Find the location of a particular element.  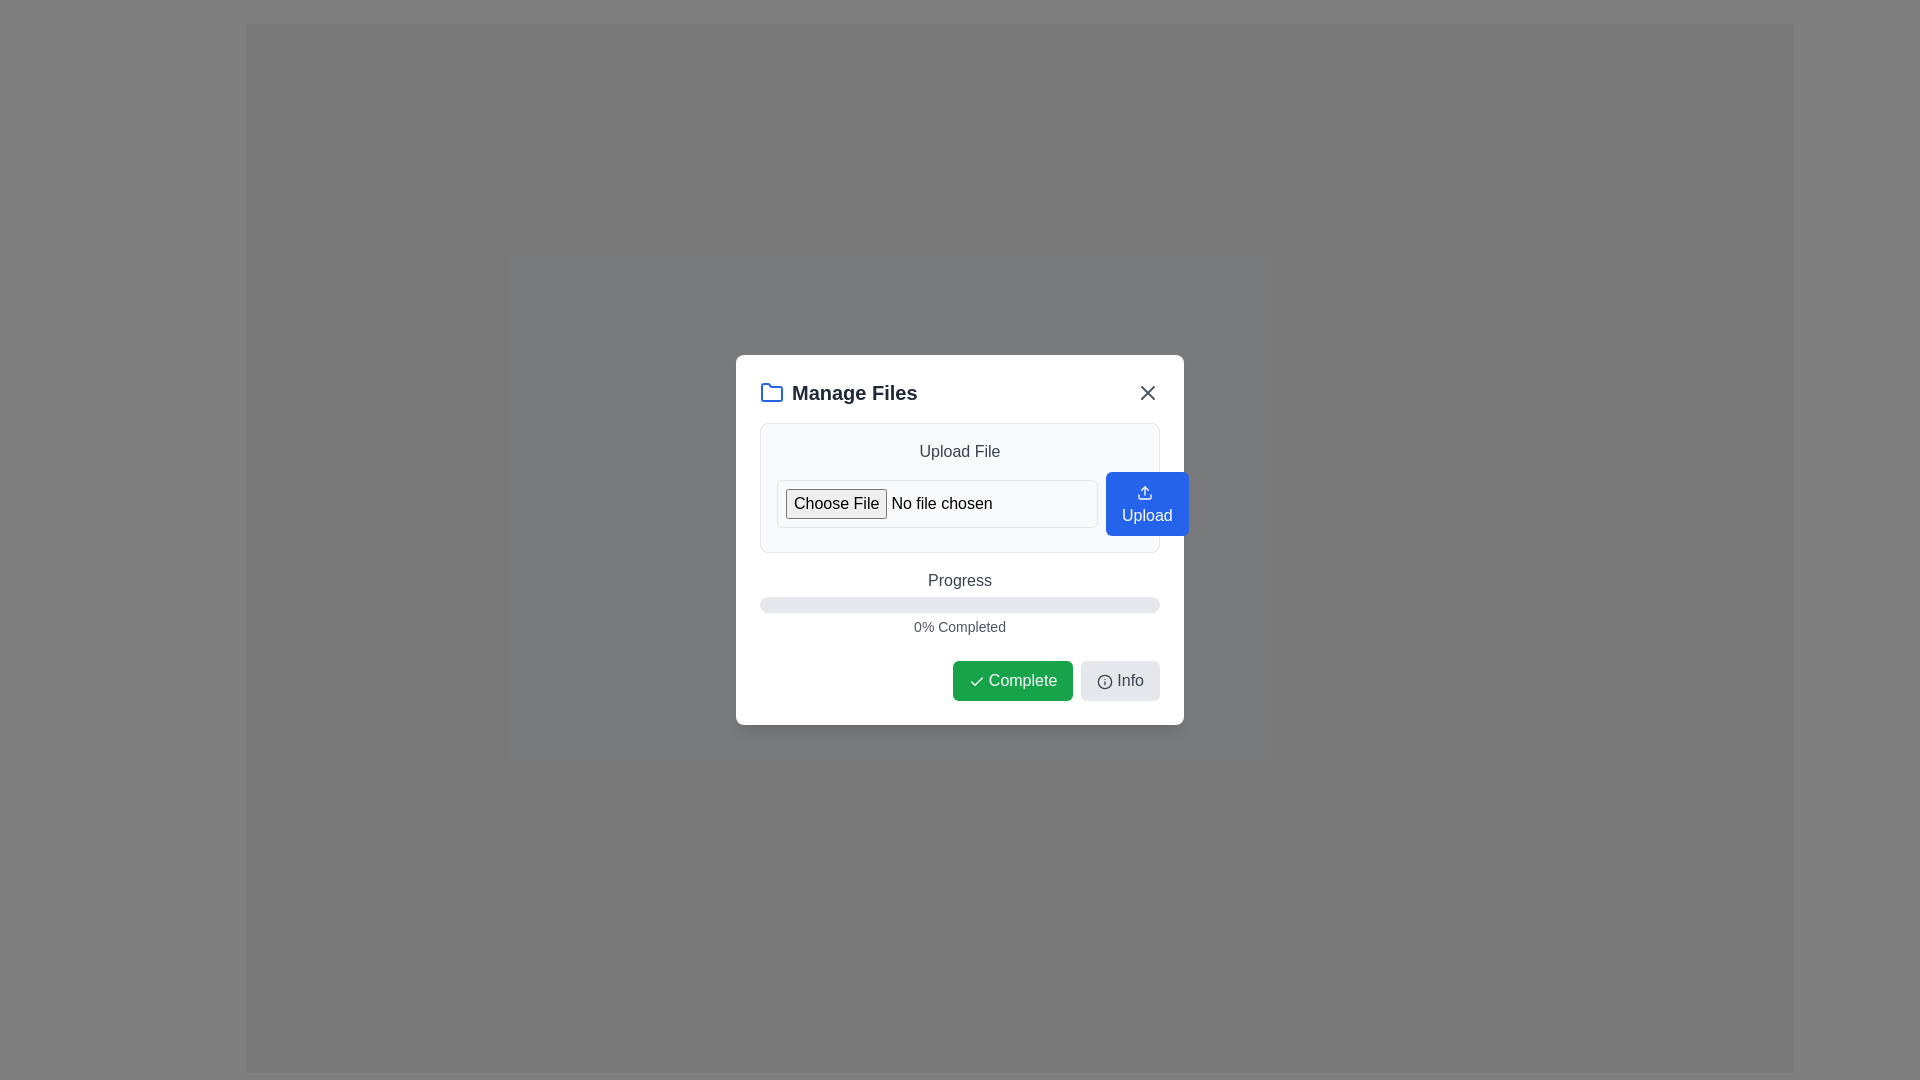

the blue folder-shaped icon located to the left of the bold text 'Manage Files' at the top-center of the modal dialog box is located at coordinates (771, 393).